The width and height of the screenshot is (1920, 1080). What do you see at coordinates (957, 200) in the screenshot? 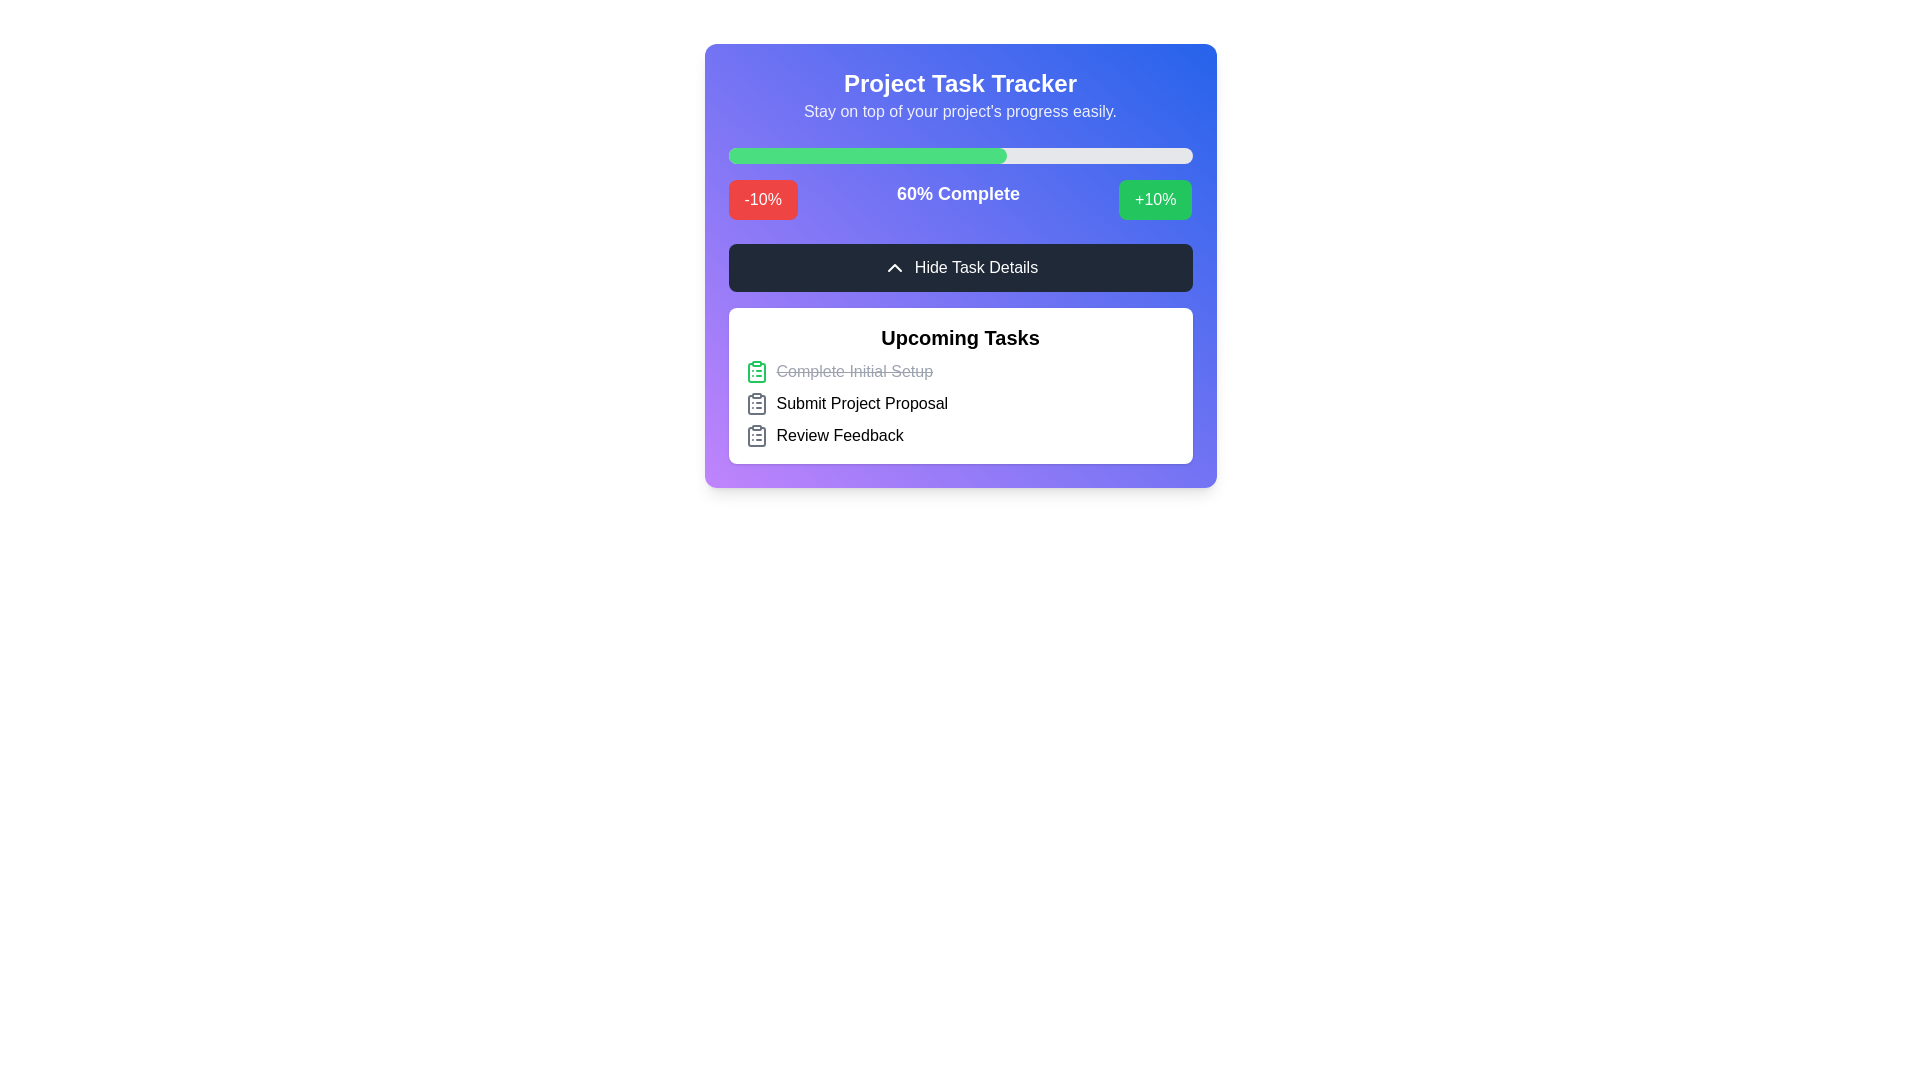
I see `the static text label that indicates the current progress status, which shows that the process is currently 60% complete` at bounding box center [957, 200].